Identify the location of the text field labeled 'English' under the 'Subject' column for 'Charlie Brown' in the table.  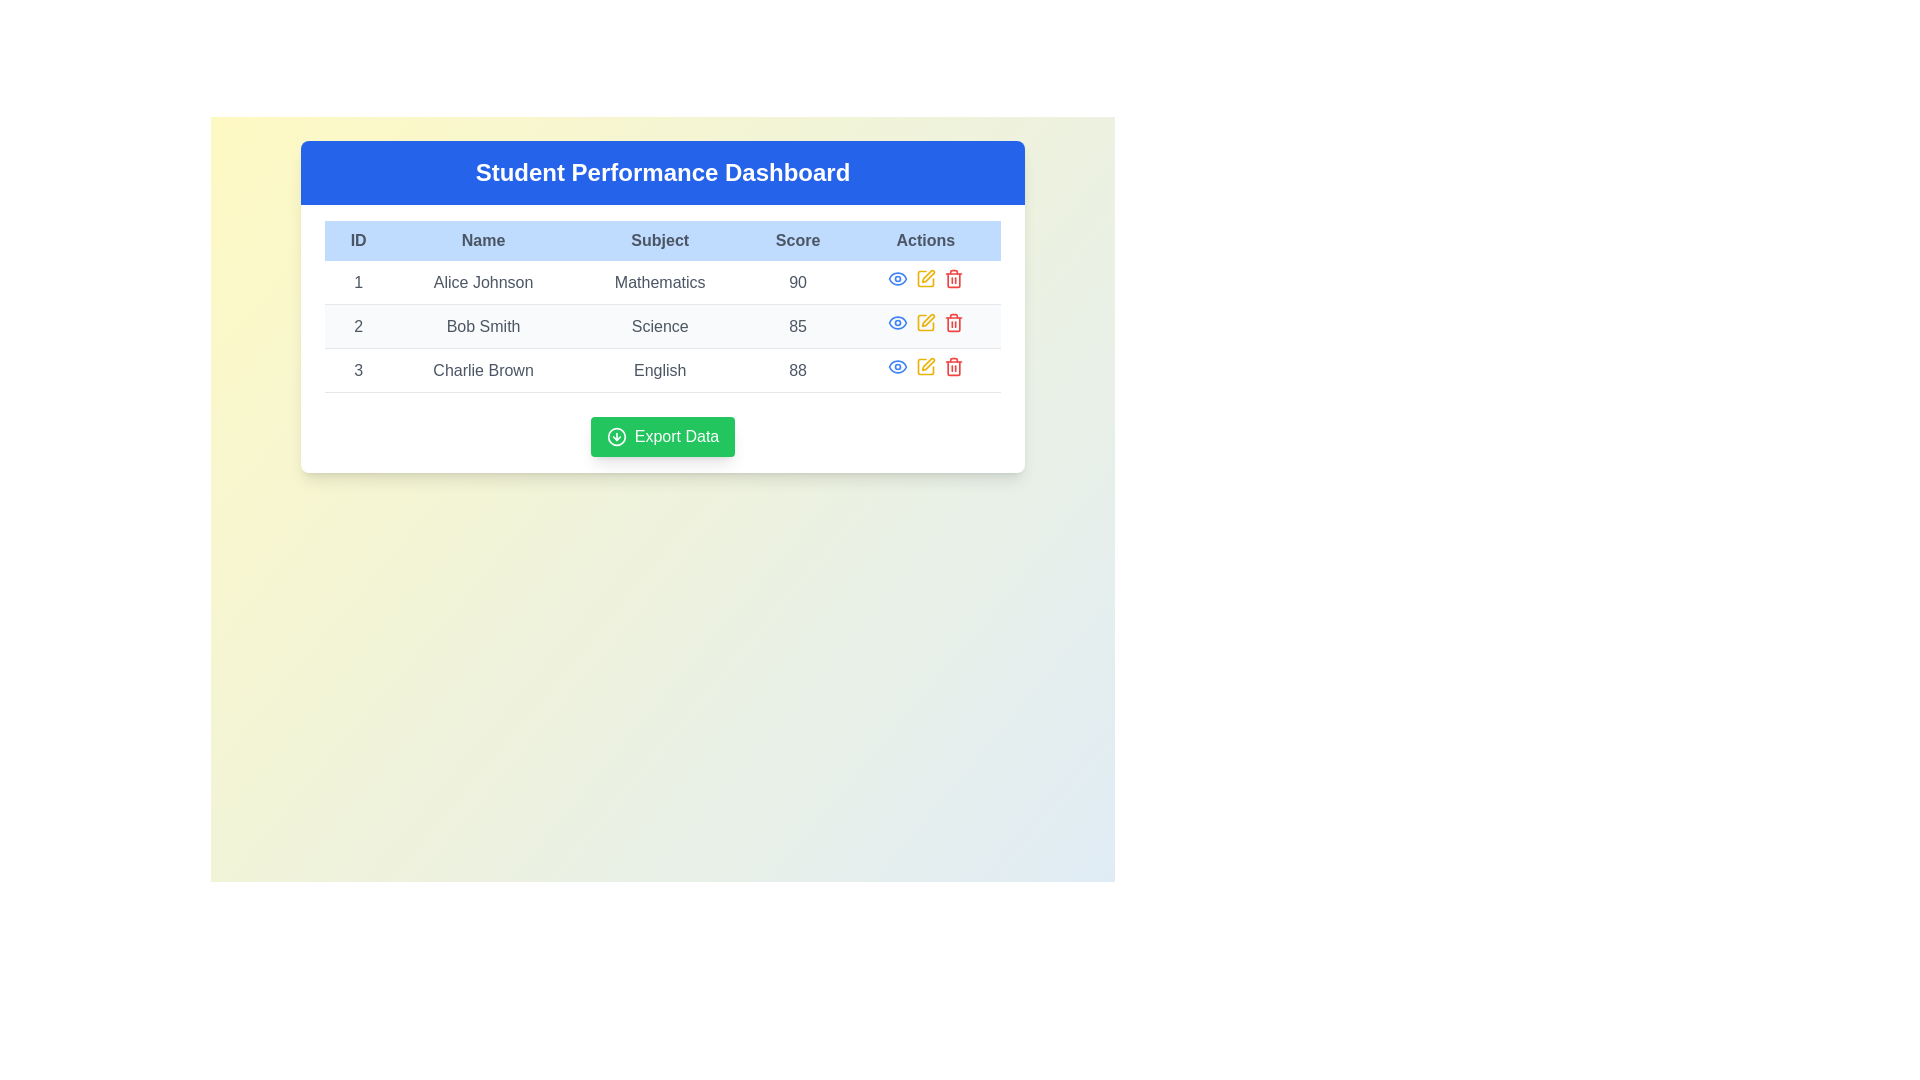
(660, 370).